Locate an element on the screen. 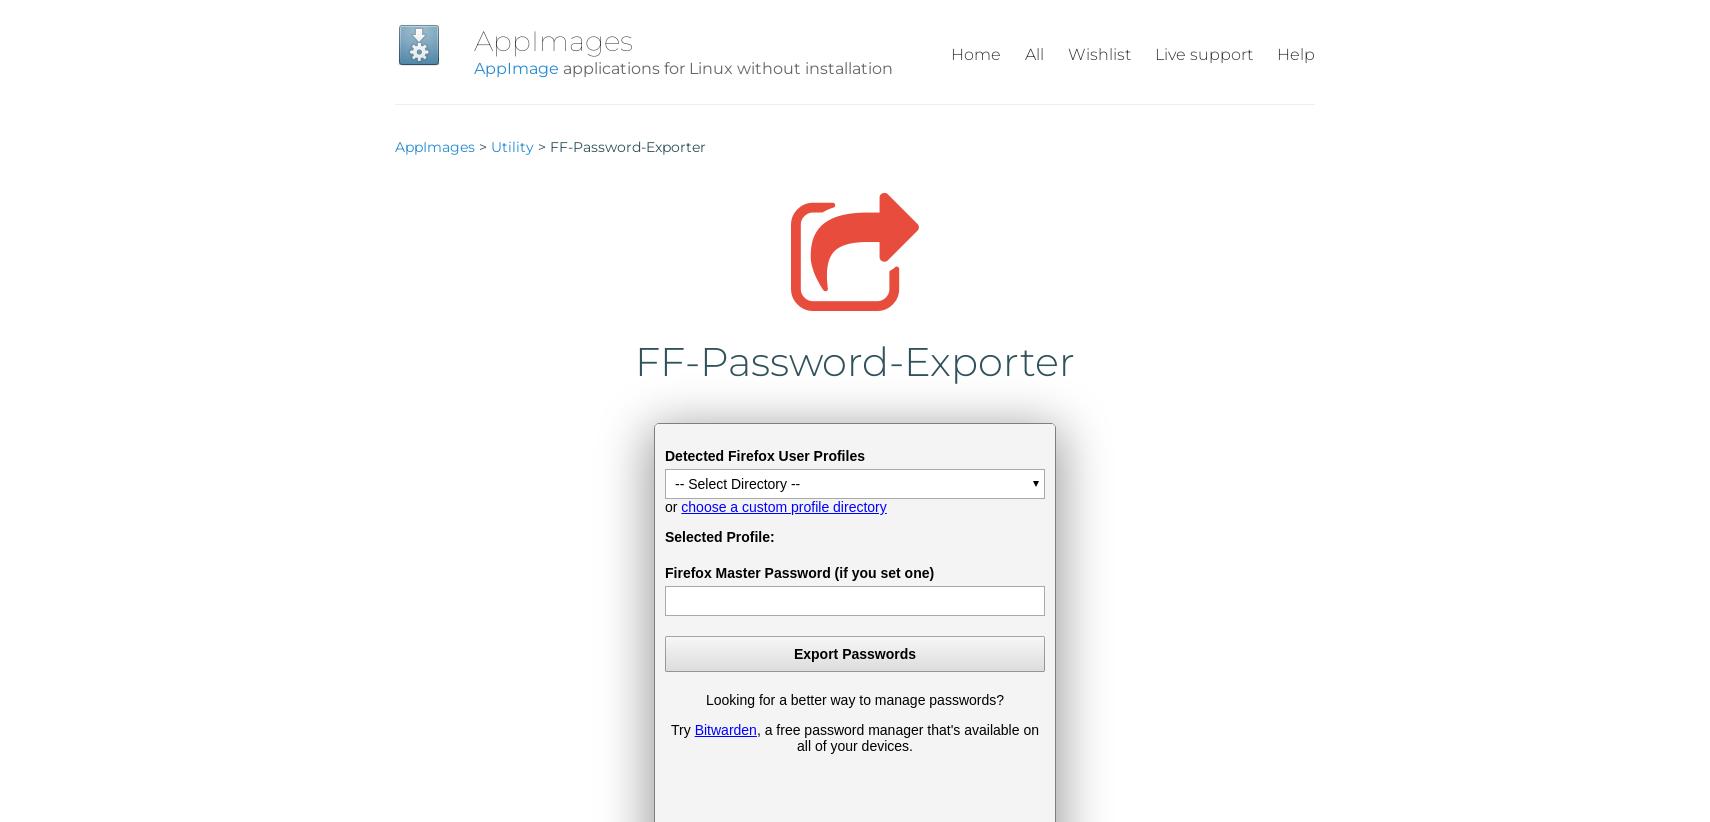  'All' is located at coordinates (1033, 54).